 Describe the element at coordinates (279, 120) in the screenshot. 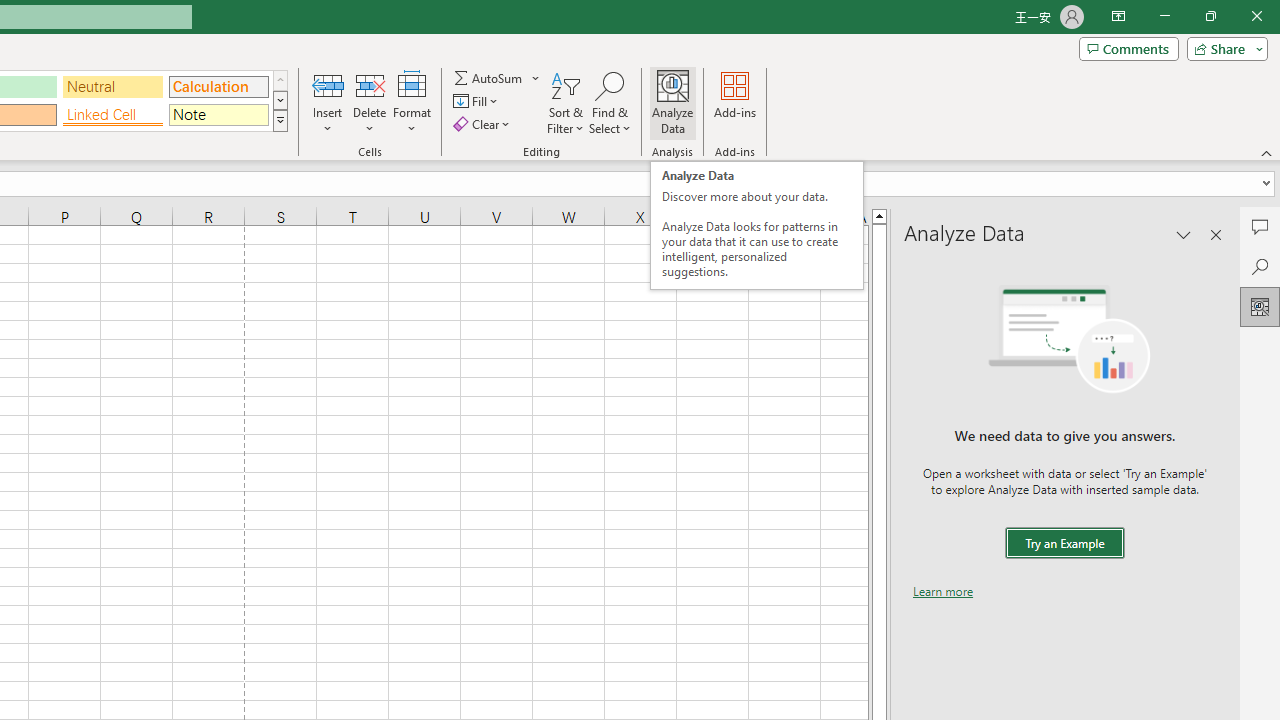

I see `'Class: NetUIImage'` at that location.